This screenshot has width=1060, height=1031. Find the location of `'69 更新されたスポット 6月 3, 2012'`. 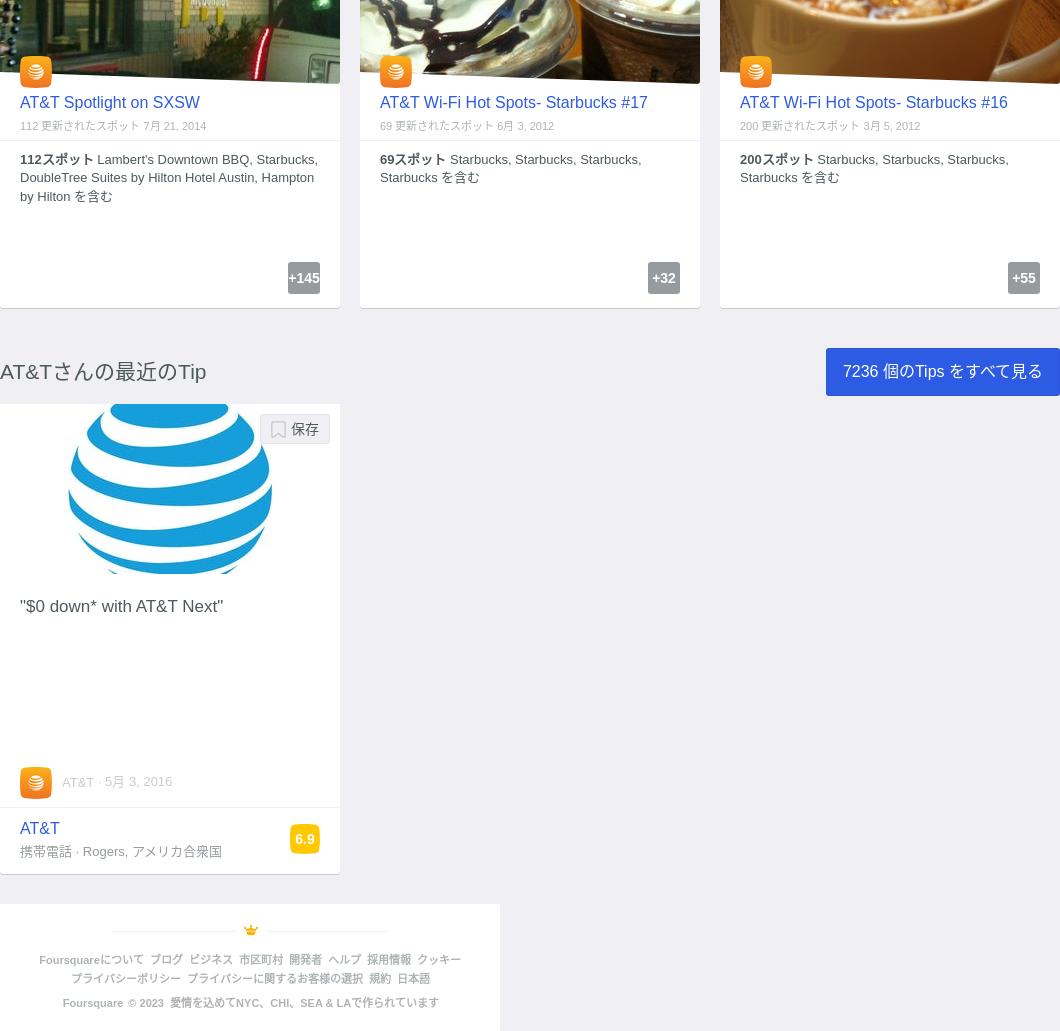

'69 更新されたスポット 6月 3, 2012' is located at coordinates (466, 124).